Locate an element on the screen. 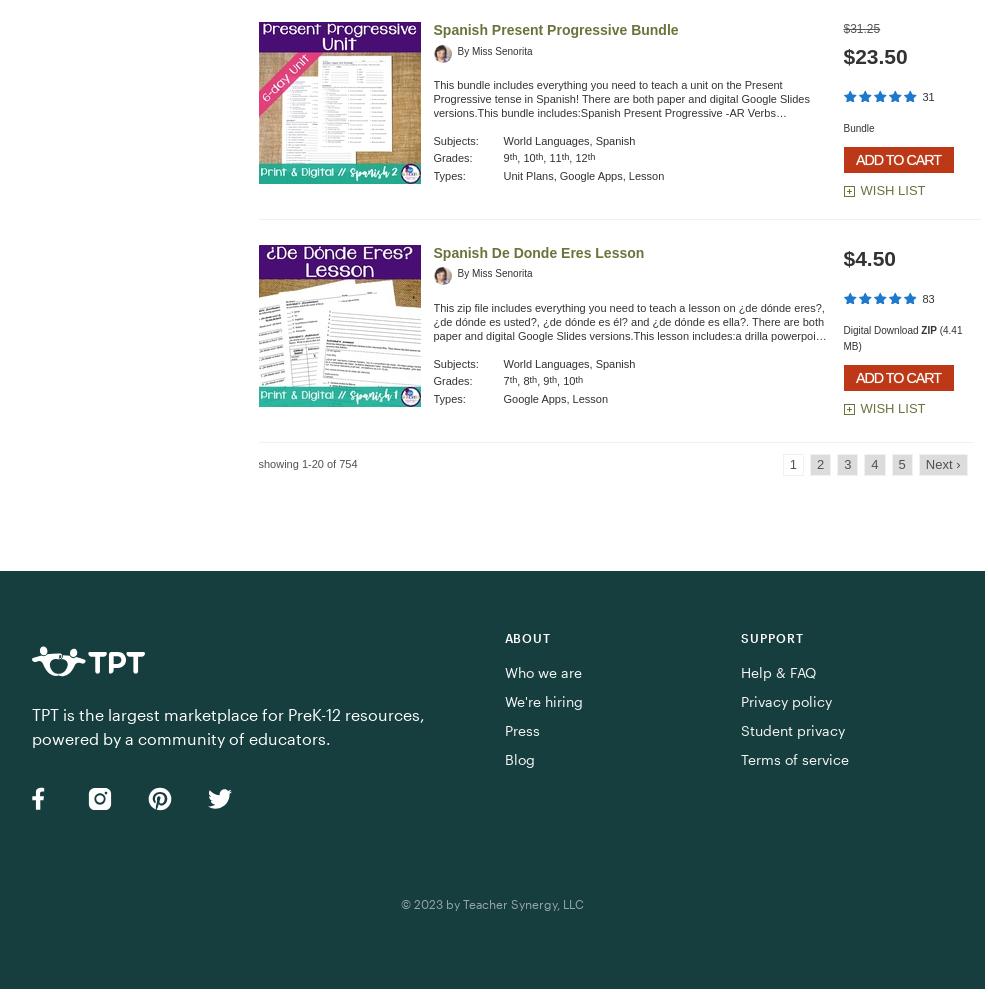 This screenshot has width=988, height=1005. 'next ›' is located at coordinates (942, 464).